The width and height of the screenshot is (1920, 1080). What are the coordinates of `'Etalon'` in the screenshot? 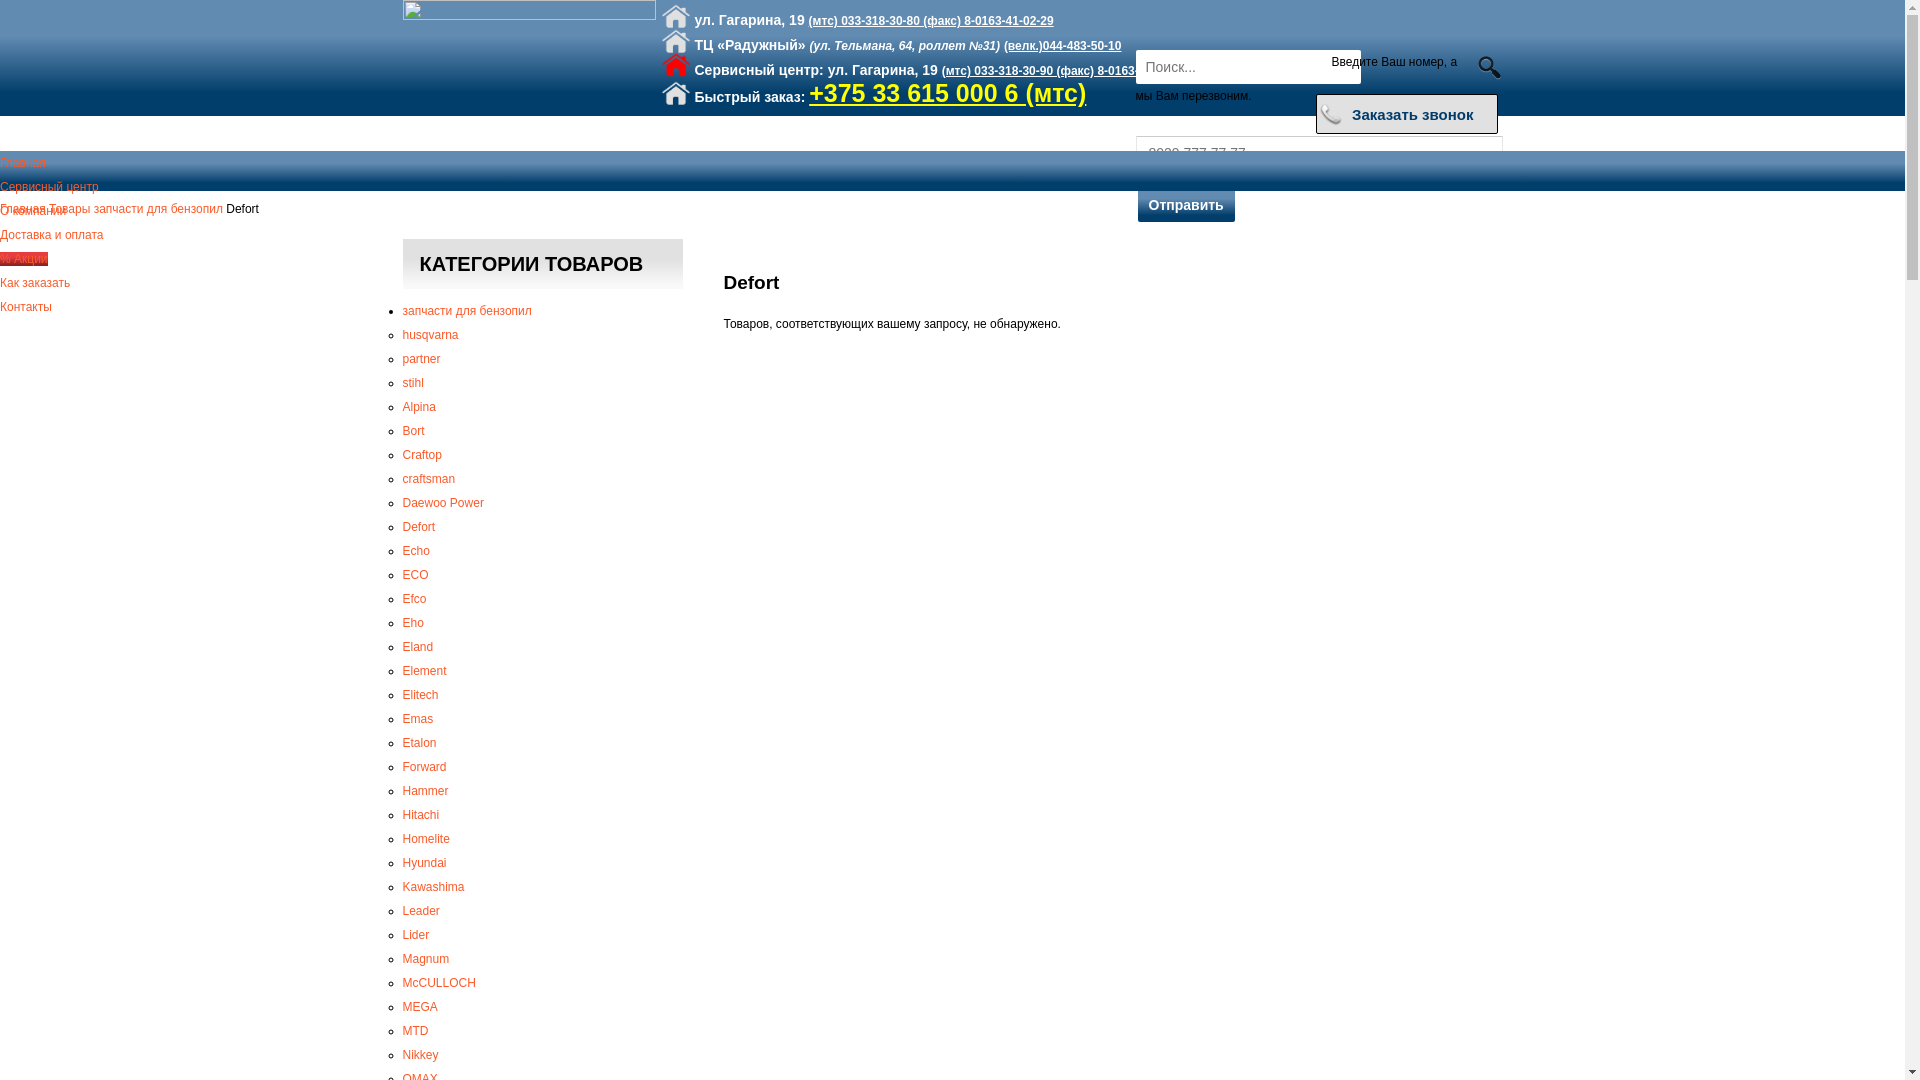 It's located at (417, 743).